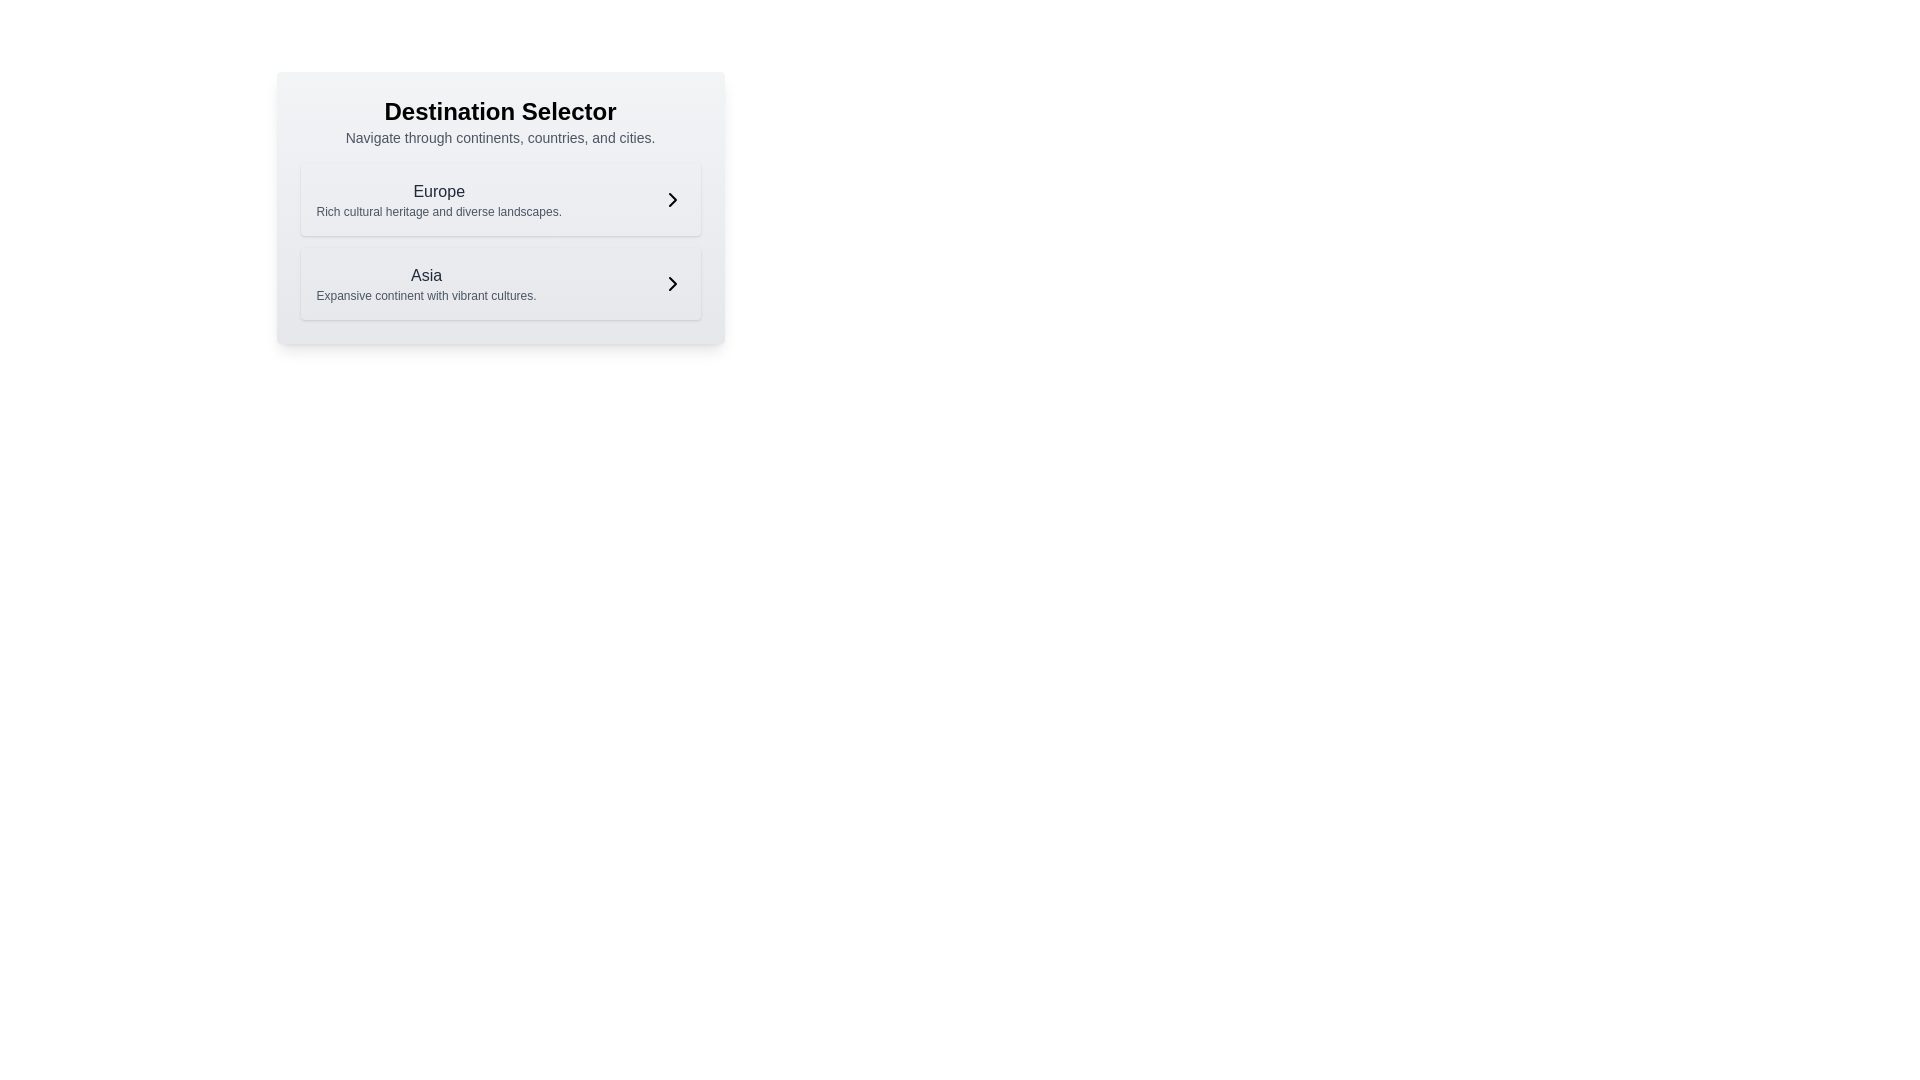  What do you see at coordinates (672, 284) in the screenshot?
I see `the right-pointing chevron arrow icon located on the right side of the Asia region's description` at bounding box center [672, 284].